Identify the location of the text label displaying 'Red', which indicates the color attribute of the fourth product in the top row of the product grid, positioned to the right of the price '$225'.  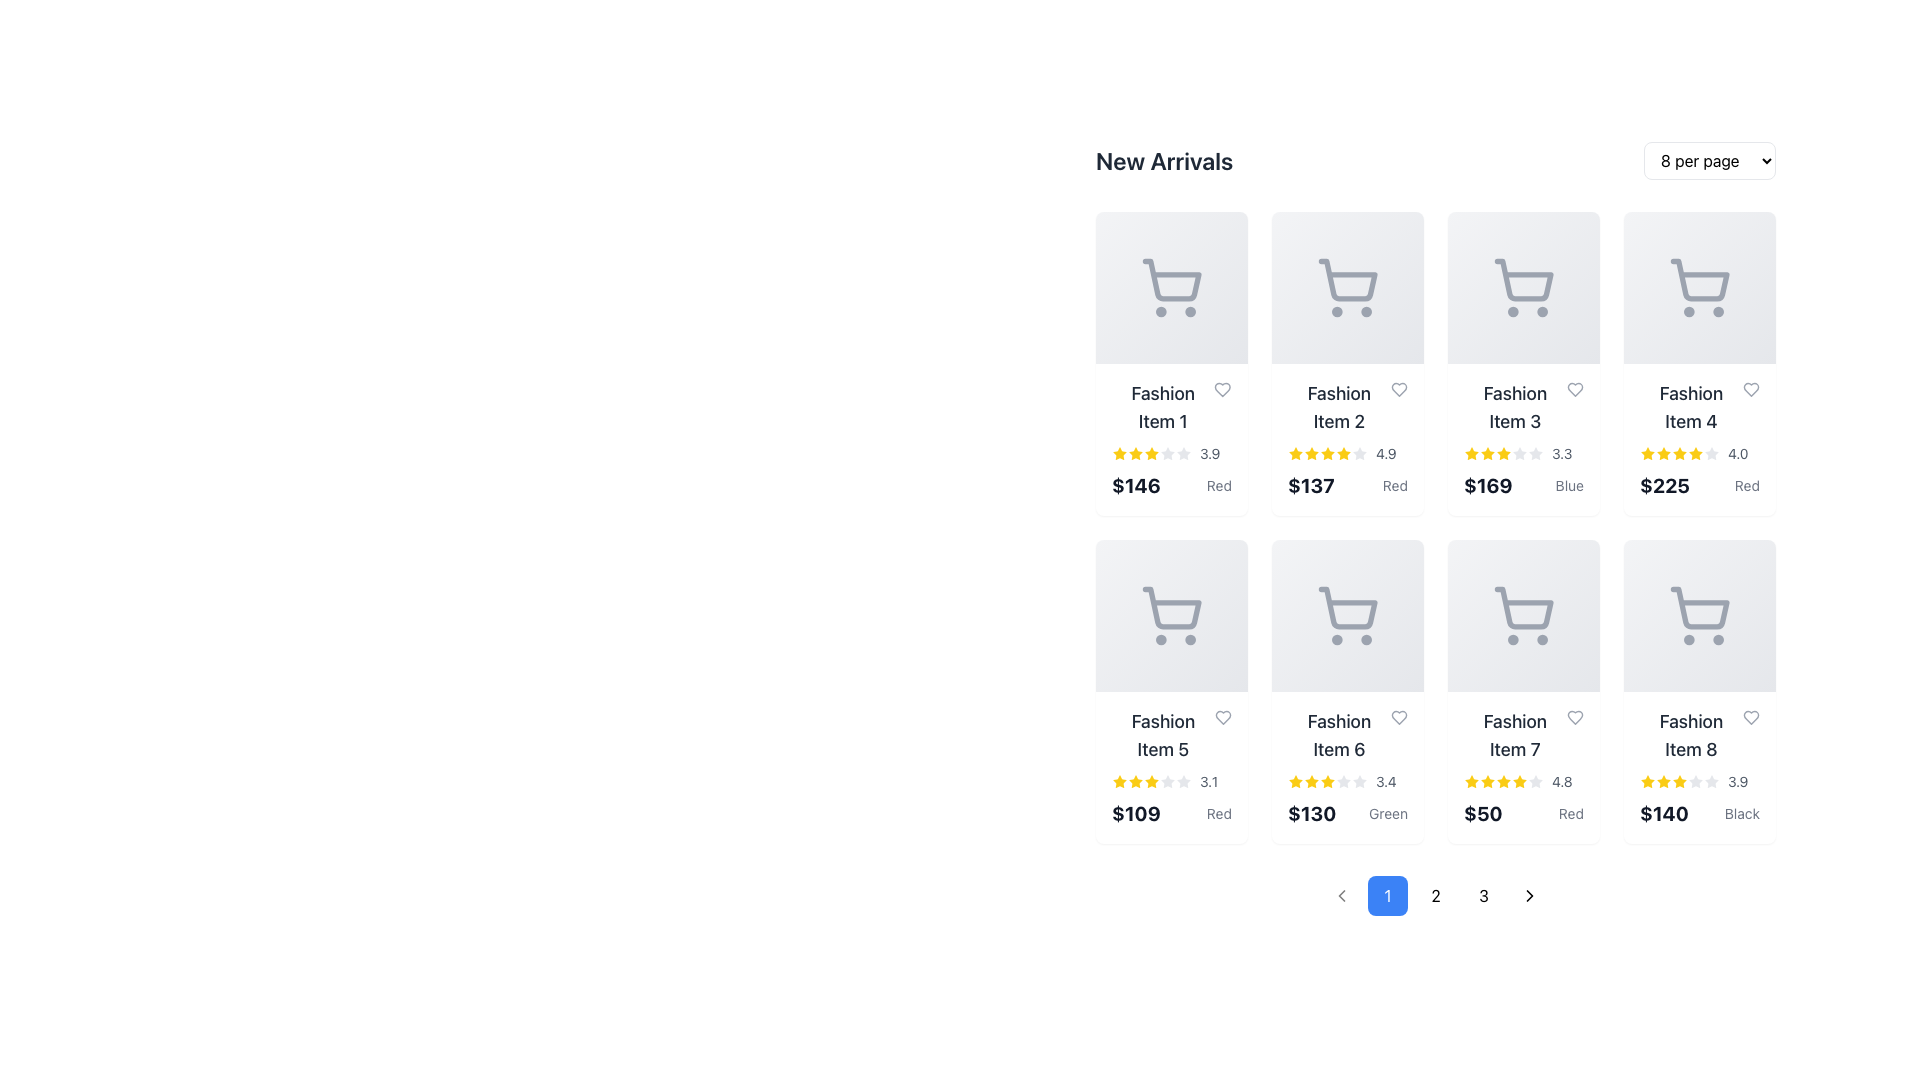
(1746, 486).